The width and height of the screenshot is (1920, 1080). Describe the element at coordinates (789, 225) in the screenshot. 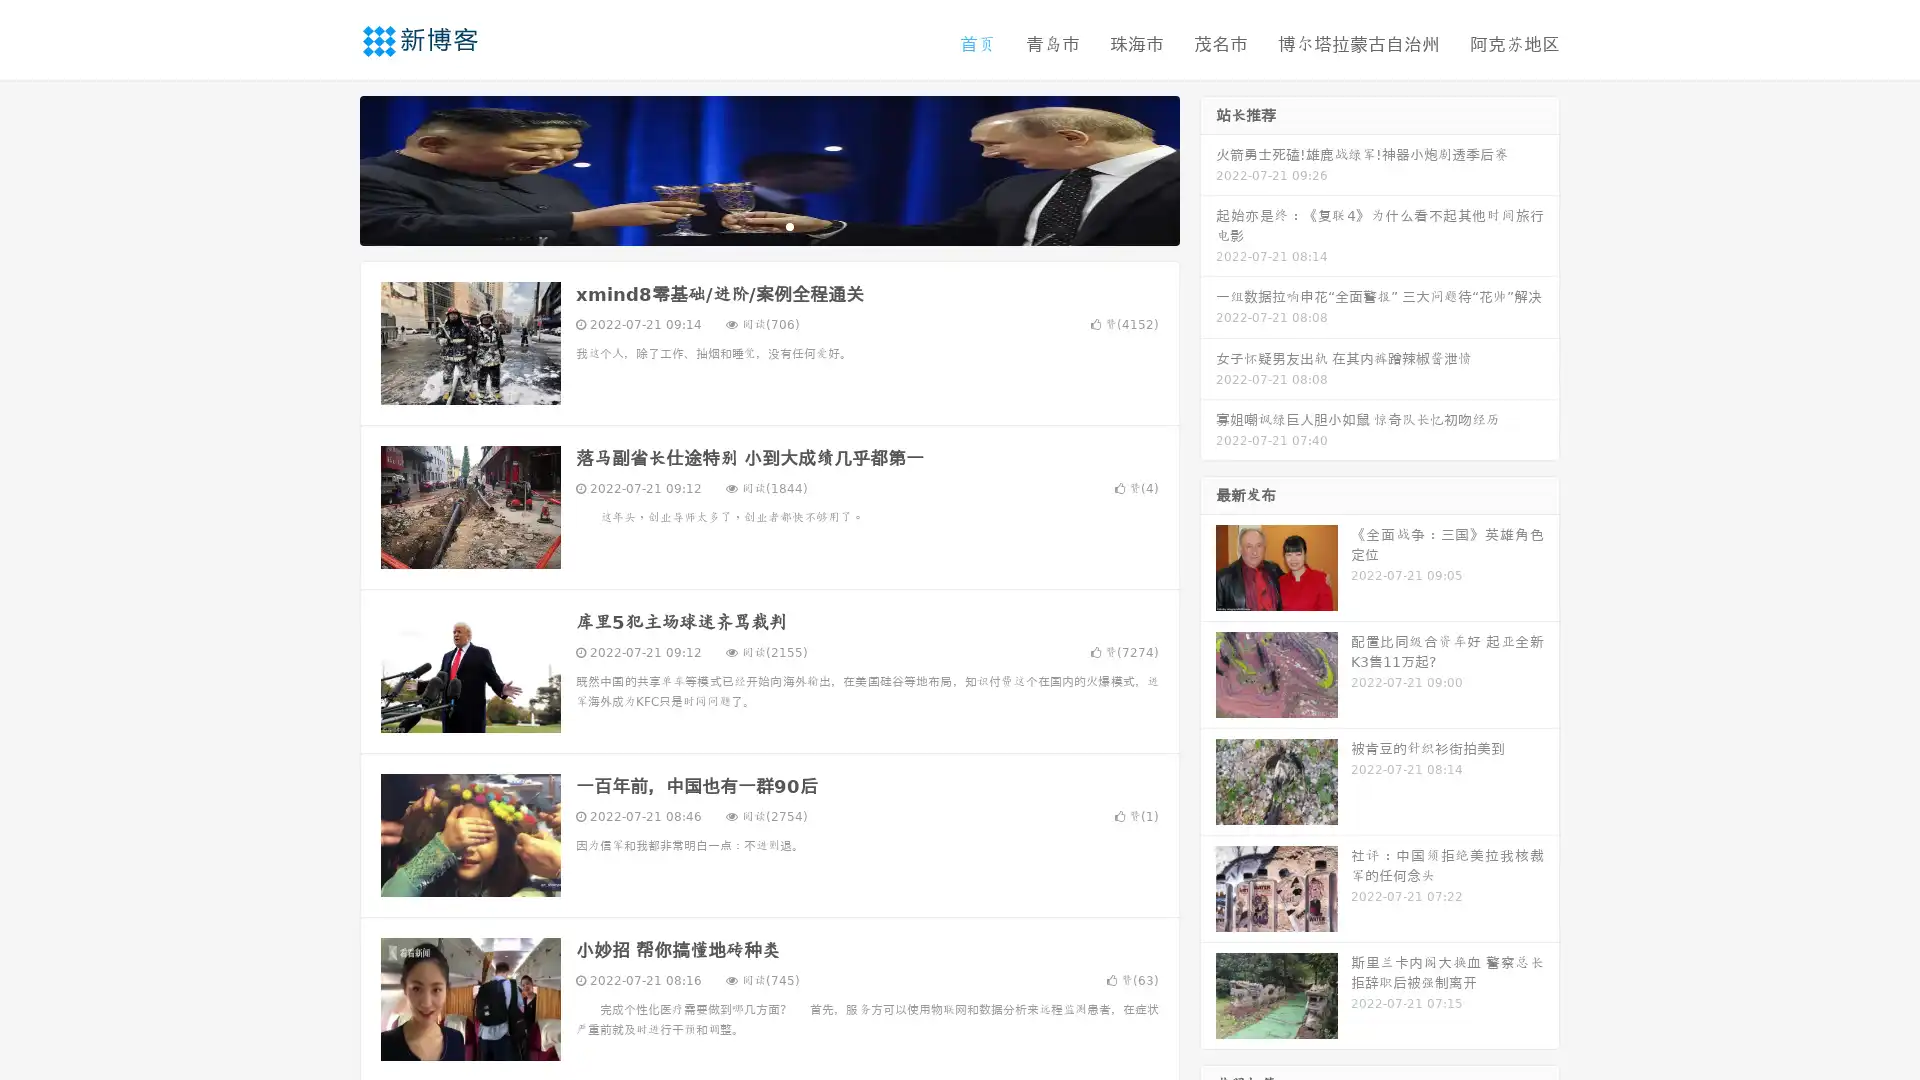

I see `Go to slide 3` at that location.